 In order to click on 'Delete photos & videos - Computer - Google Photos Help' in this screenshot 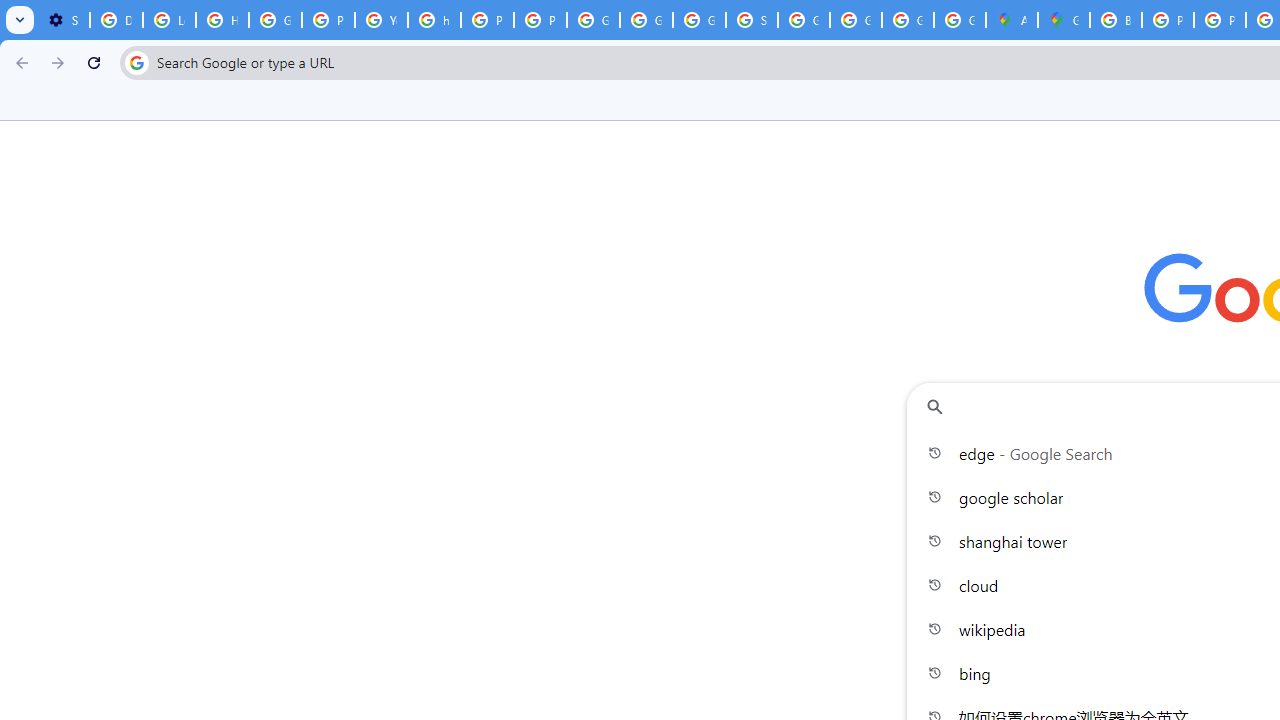, I will do `click(115, 20)`.